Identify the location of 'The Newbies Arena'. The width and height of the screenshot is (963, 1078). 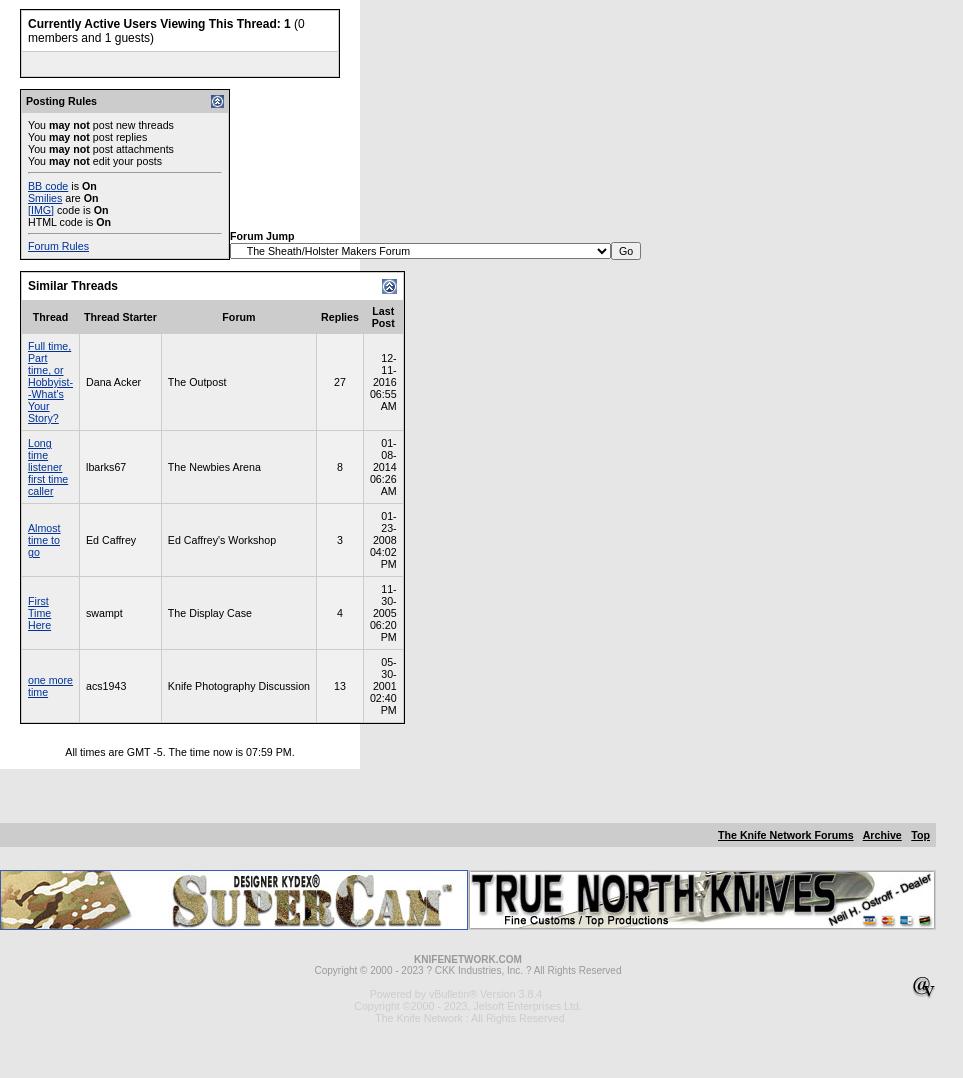
(212, 465).